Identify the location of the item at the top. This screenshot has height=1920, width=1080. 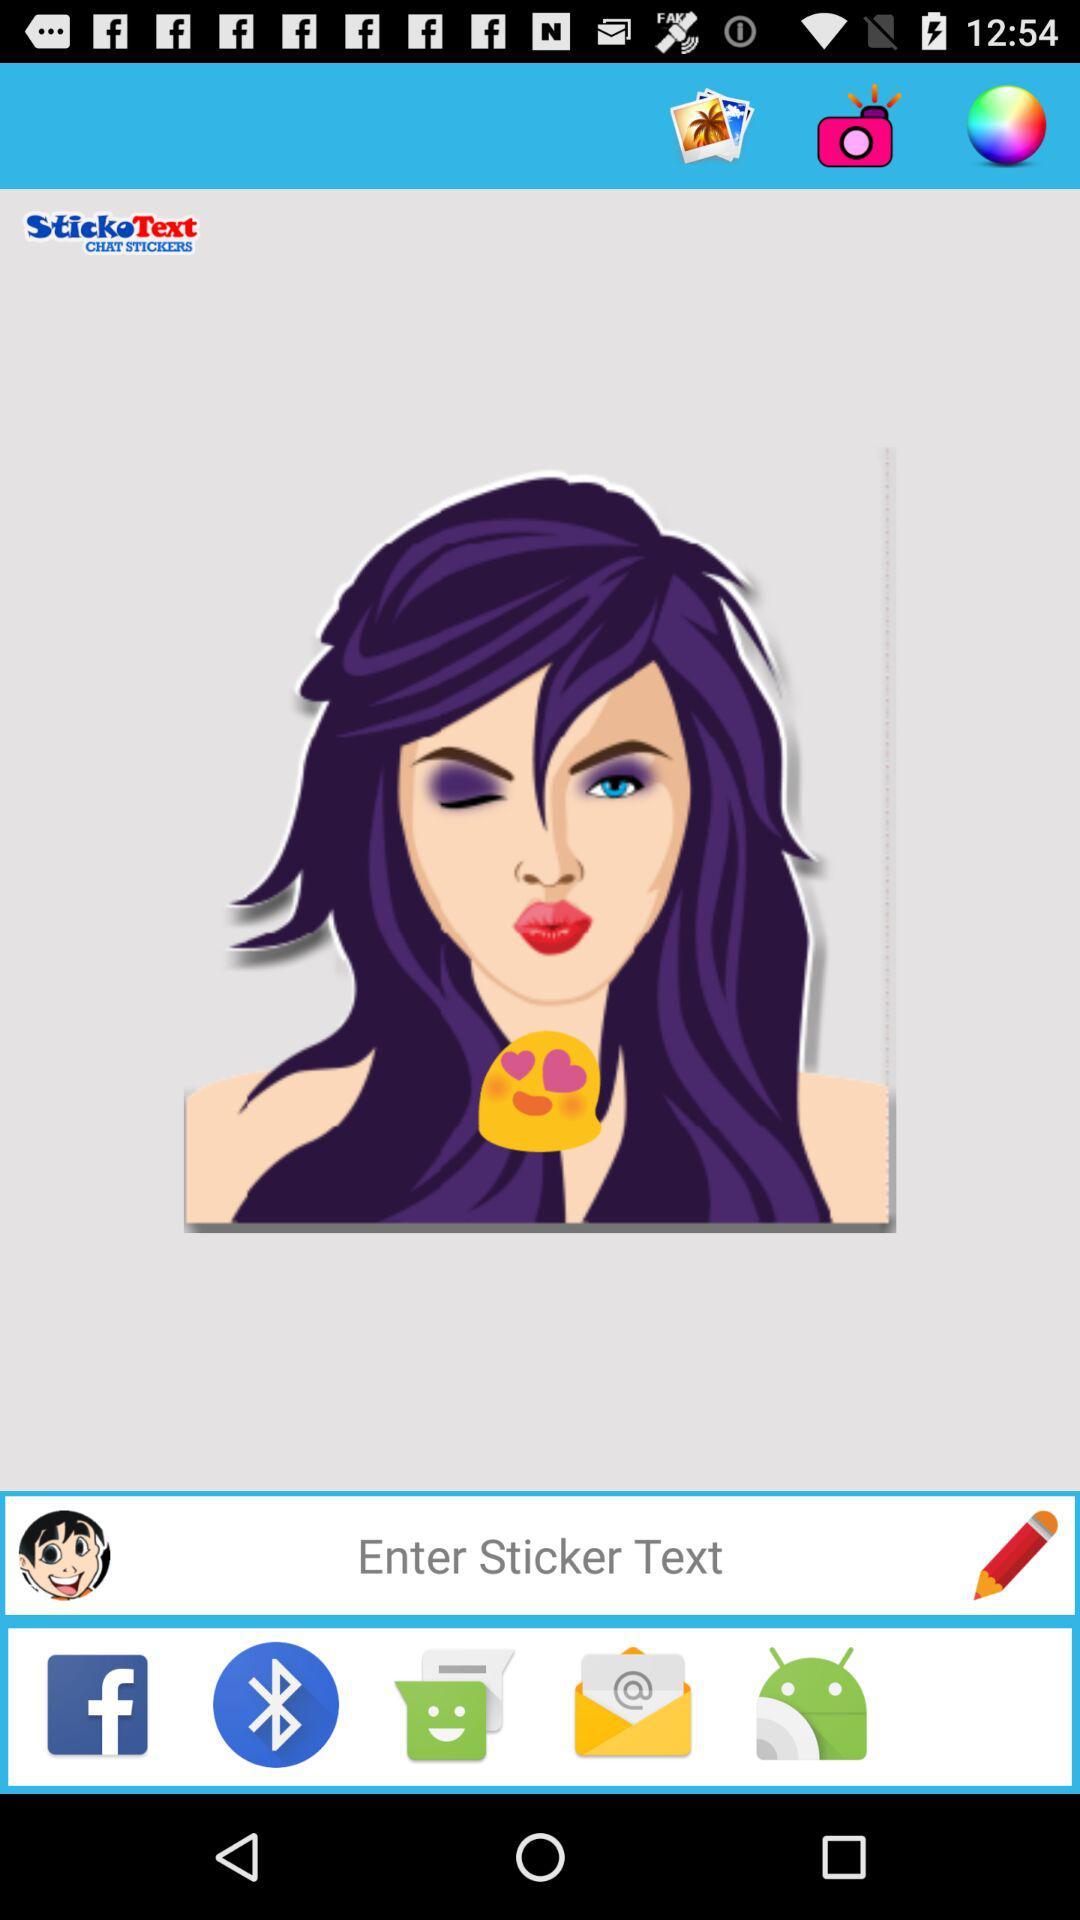
(711, 124).